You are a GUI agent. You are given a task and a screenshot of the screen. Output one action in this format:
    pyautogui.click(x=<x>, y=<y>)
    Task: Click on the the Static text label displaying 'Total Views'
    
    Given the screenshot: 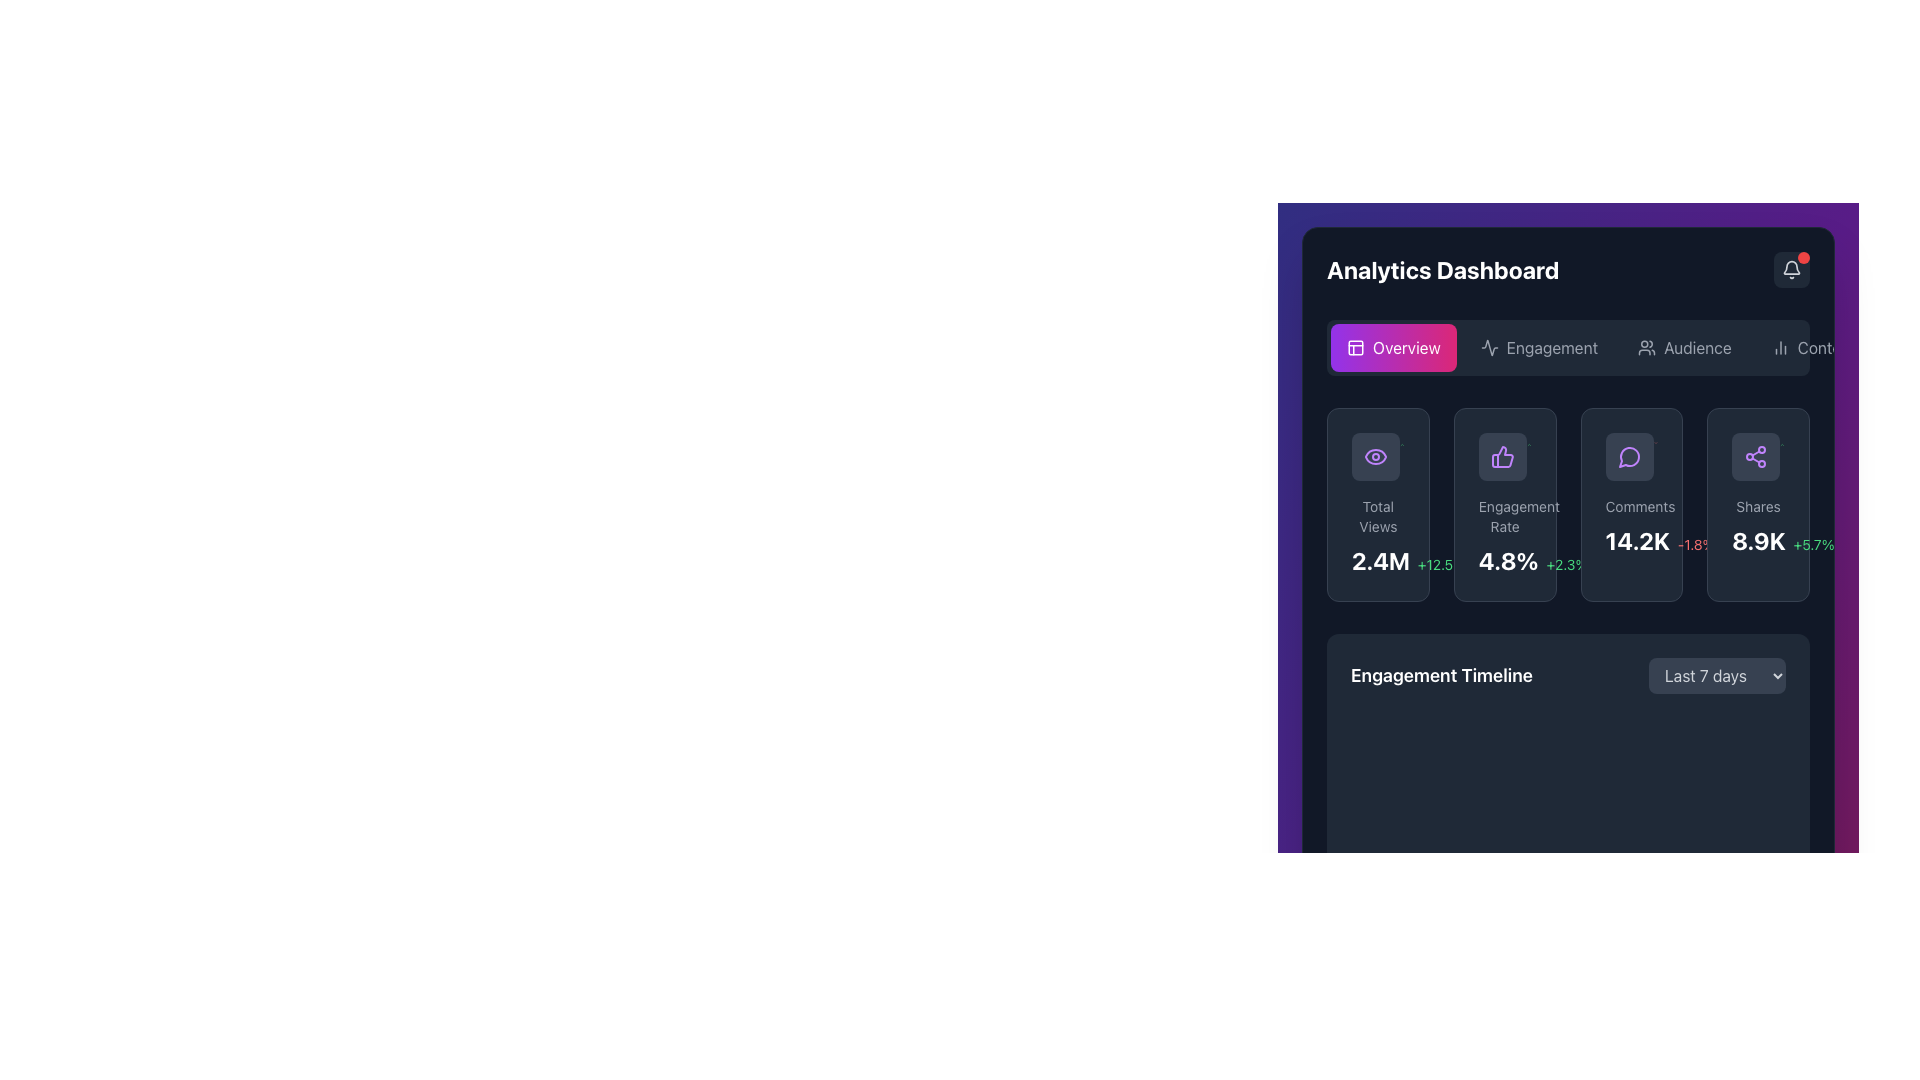 What is the action you would take?
    pyautogui.click(x=1377, y=515)
    